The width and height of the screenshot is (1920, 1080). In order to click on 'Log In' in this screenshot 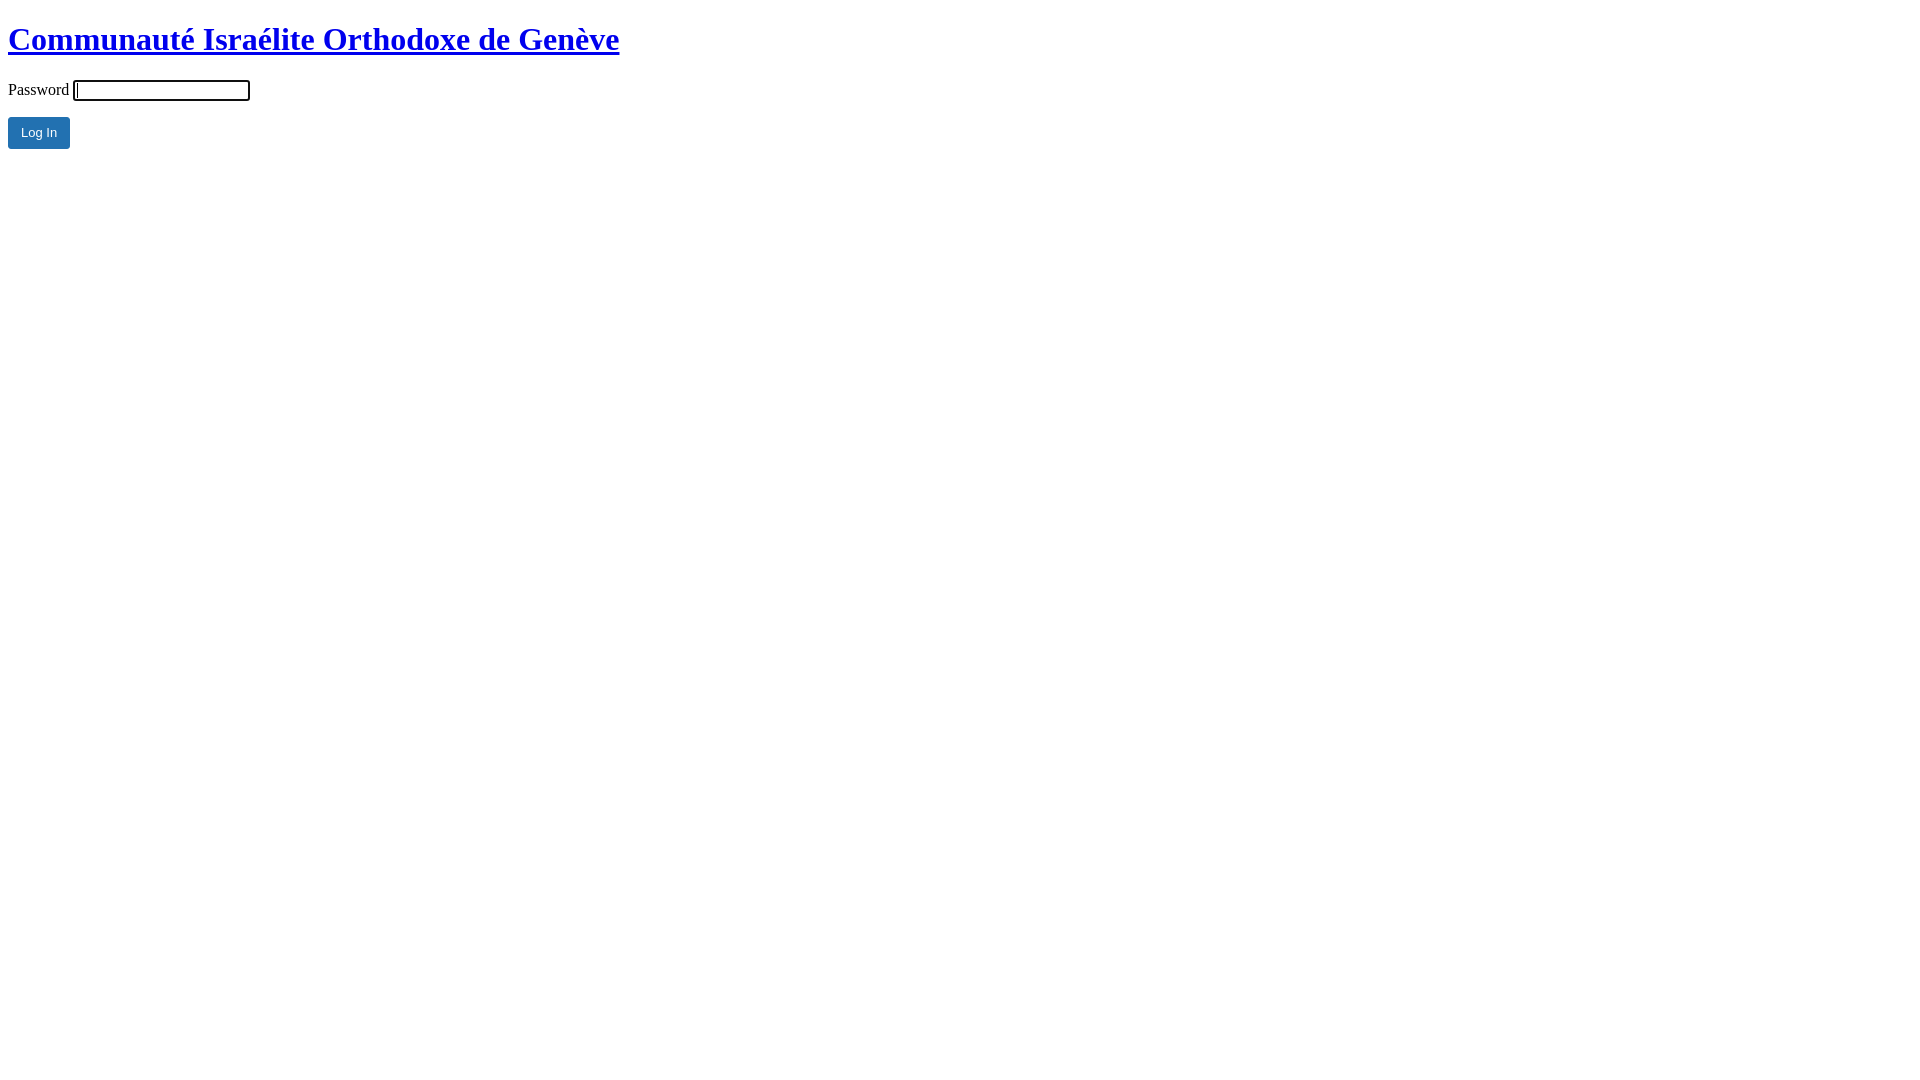, I will do `click(8, 132)`.